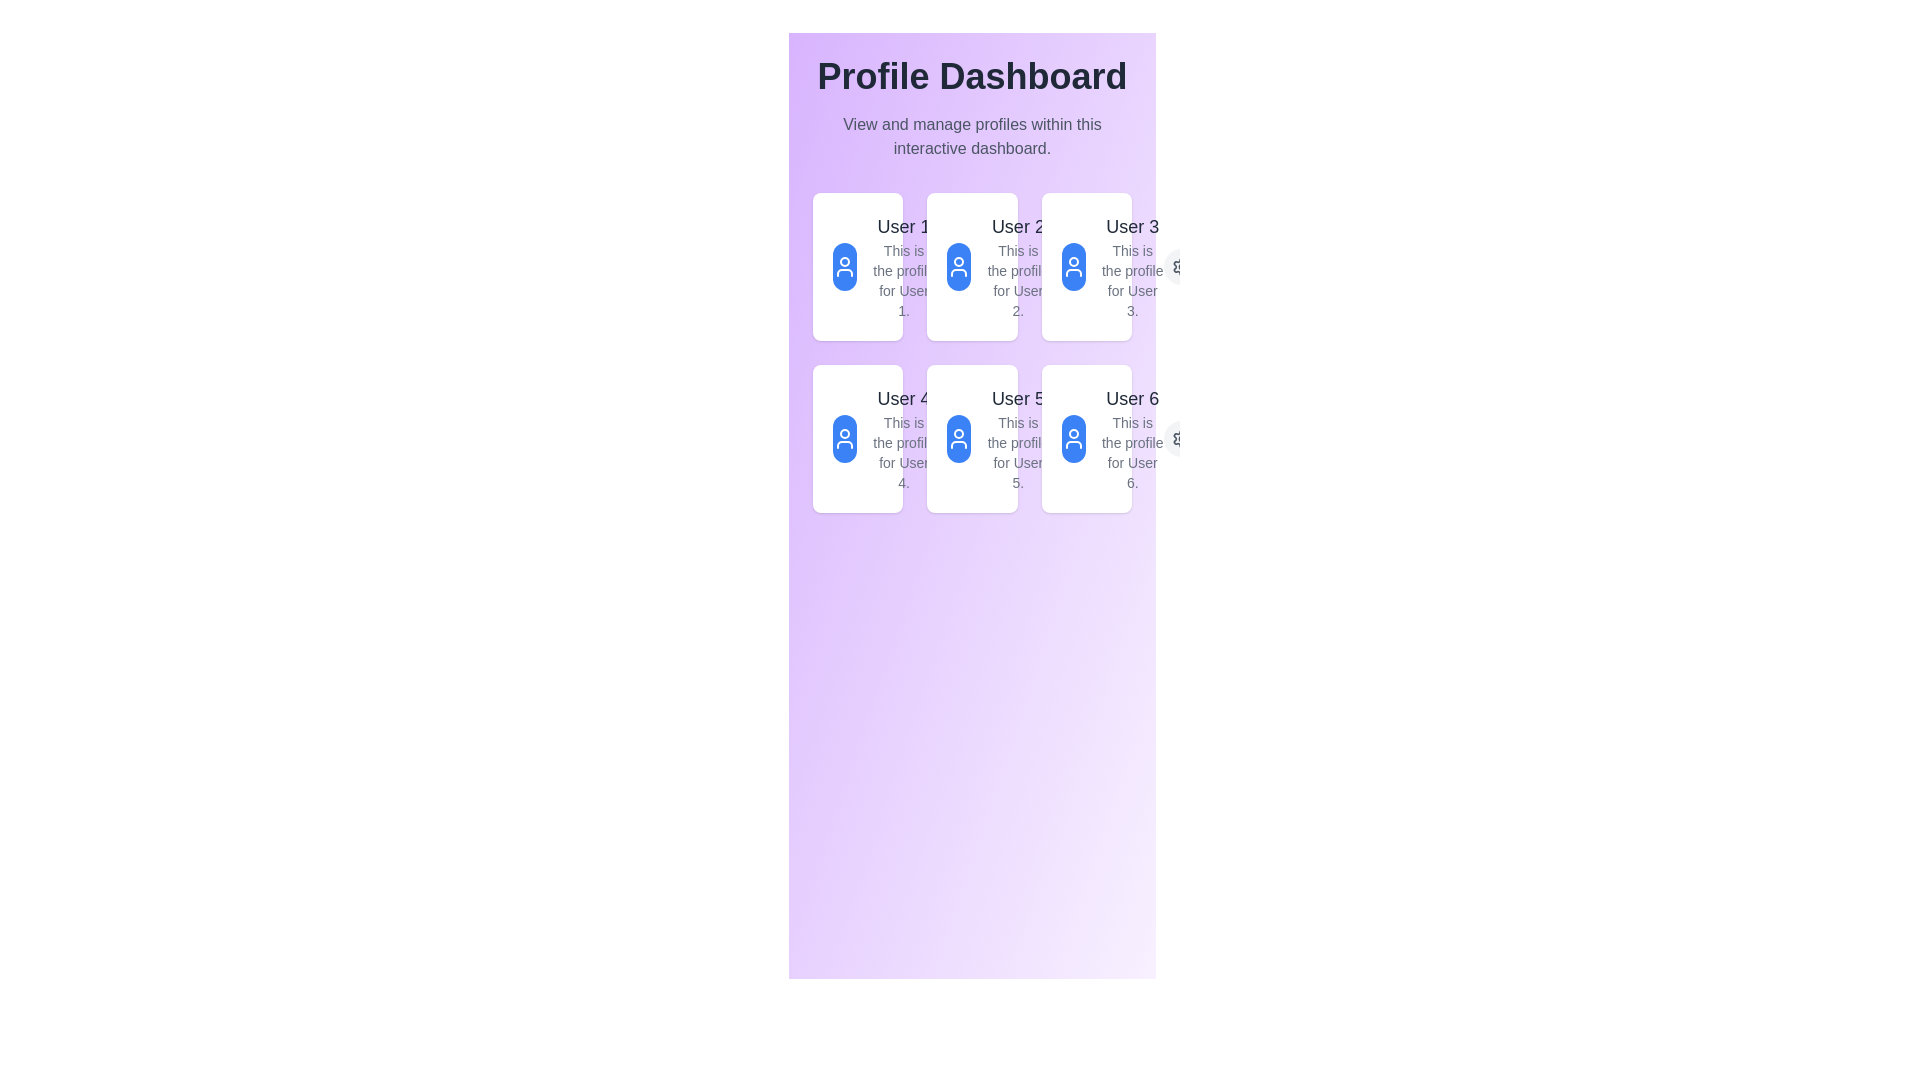 This screenshot has width=1920, height=1080. Describe the element at coordinates (1181, 438) in the screenshot. I see `the circular settings button with a gray background located in the bottom-right area of the card for 'User 6'` at that location.